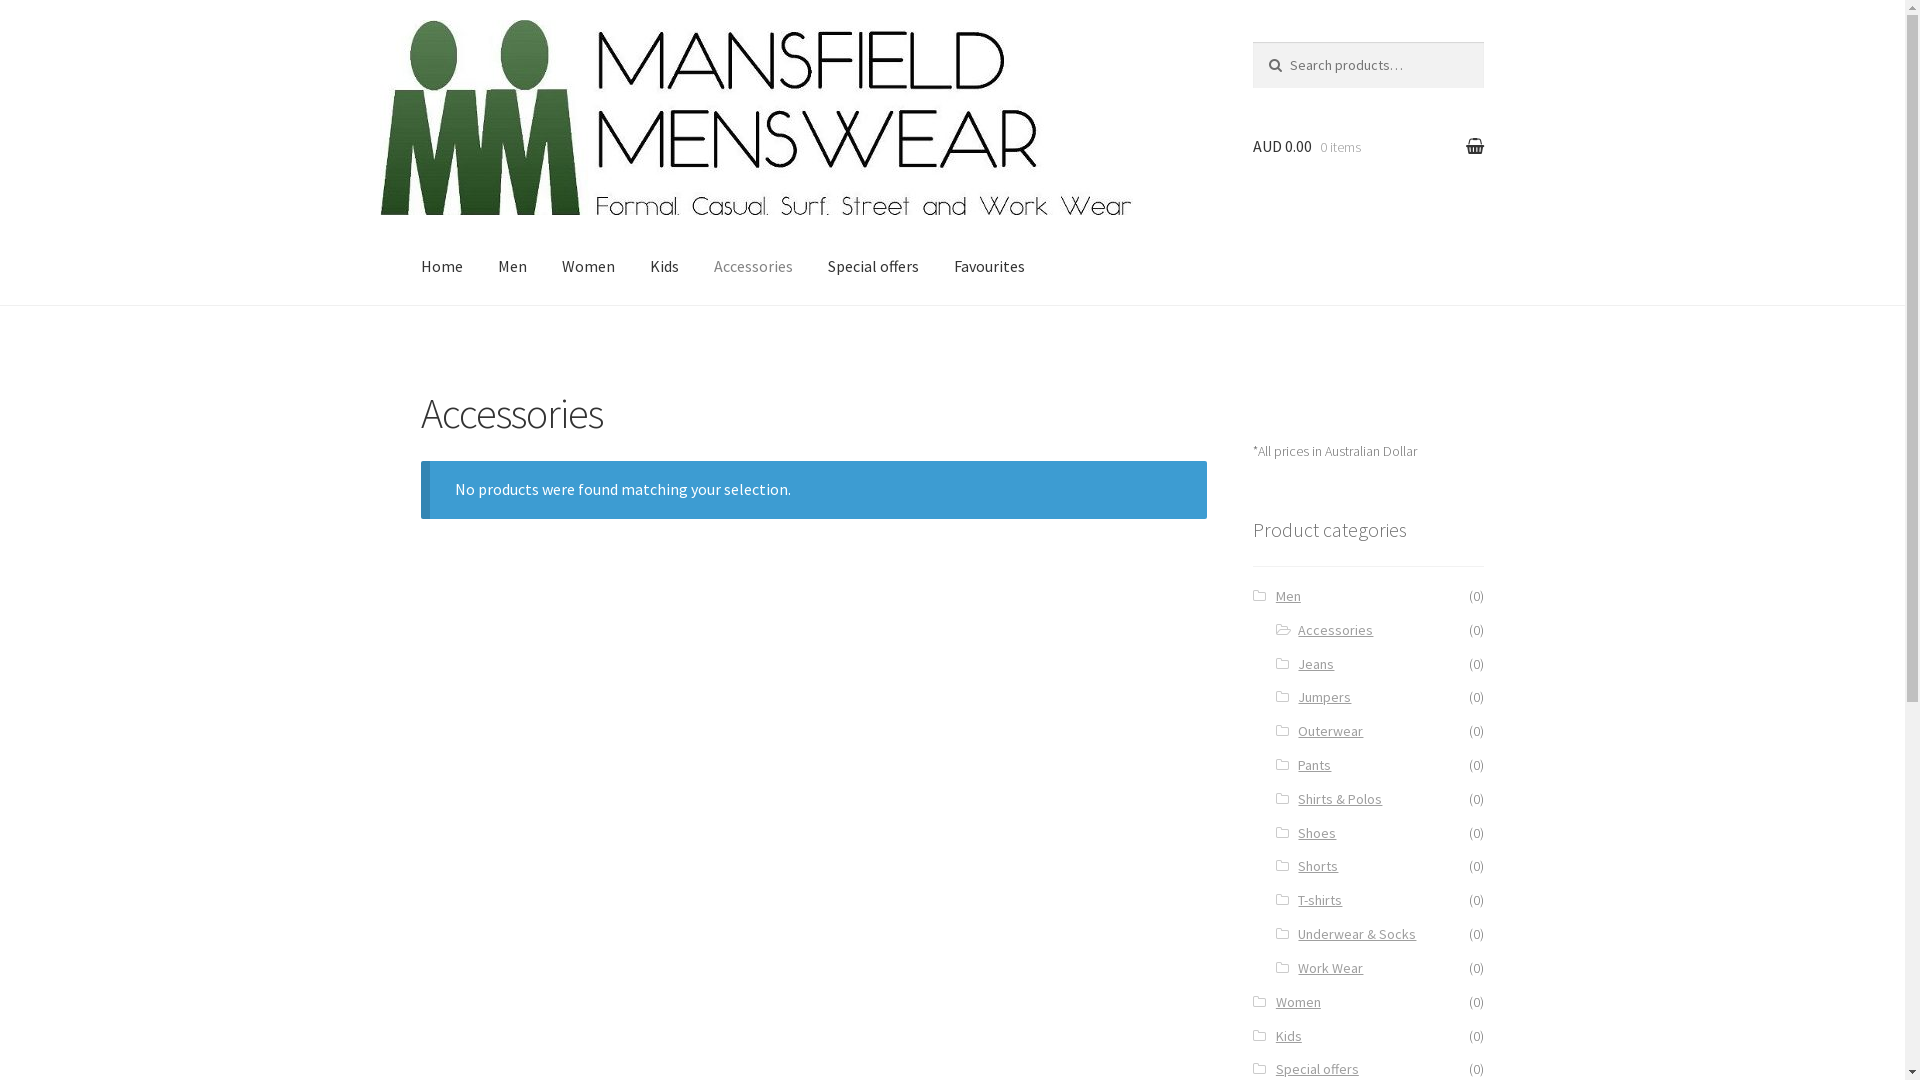 The image size is (1920, 1080). What do you see at coordinates (1330, 967) in the screenshot?
I see `'Work Wear'` at bounding box center [1330, 967].